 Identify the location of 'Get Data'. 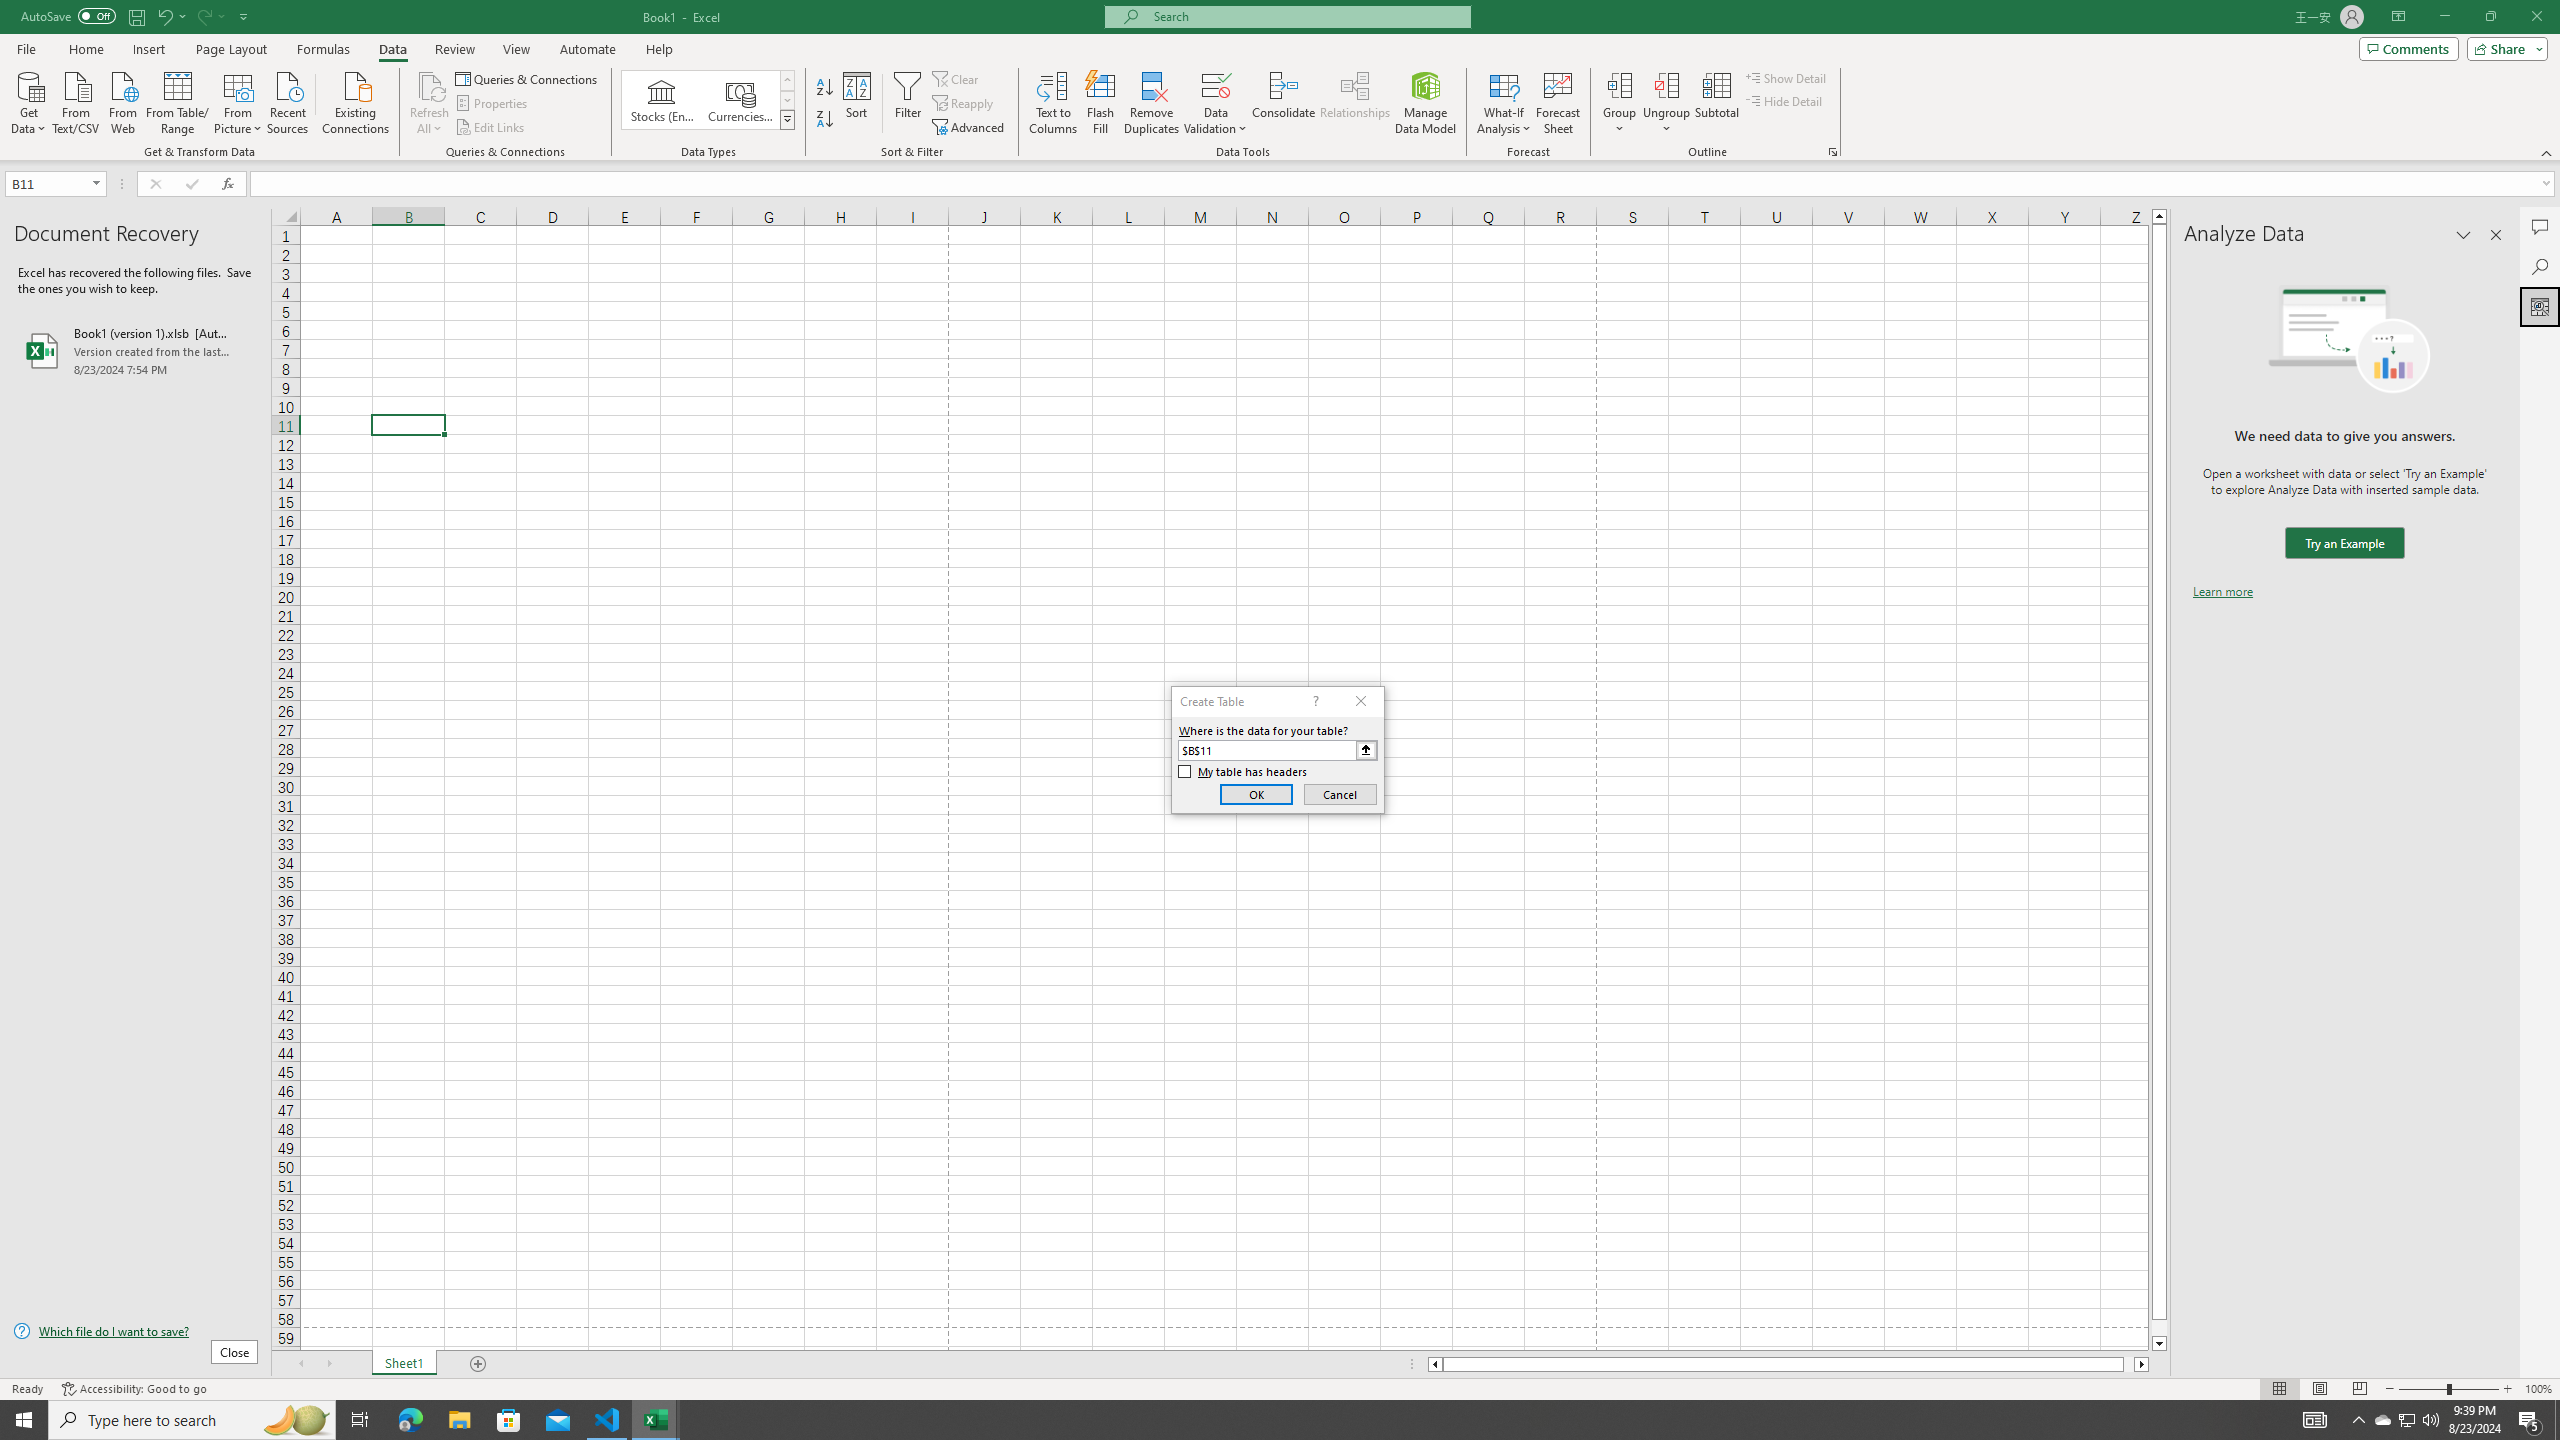
(28, 100).